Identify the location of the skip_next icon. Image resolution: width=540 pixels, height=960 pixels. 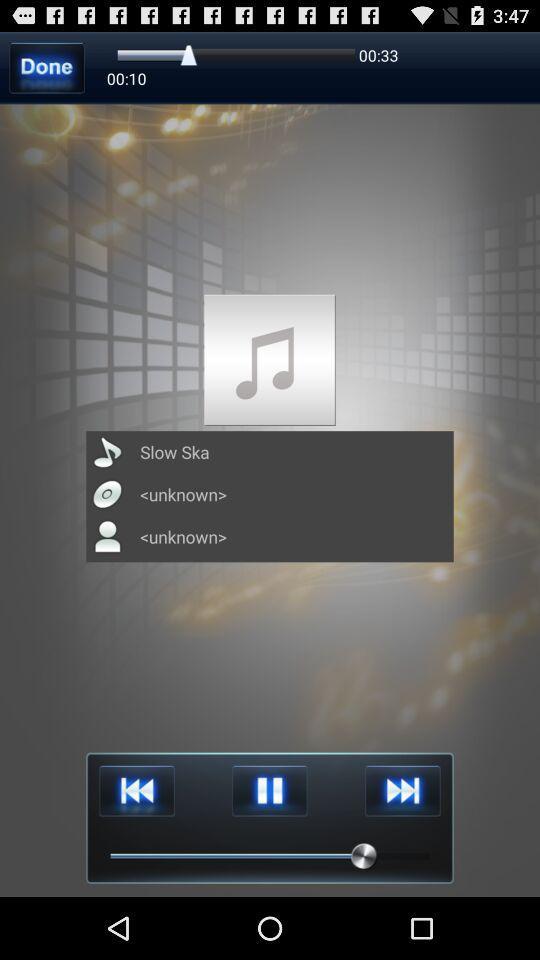
(402, 845).